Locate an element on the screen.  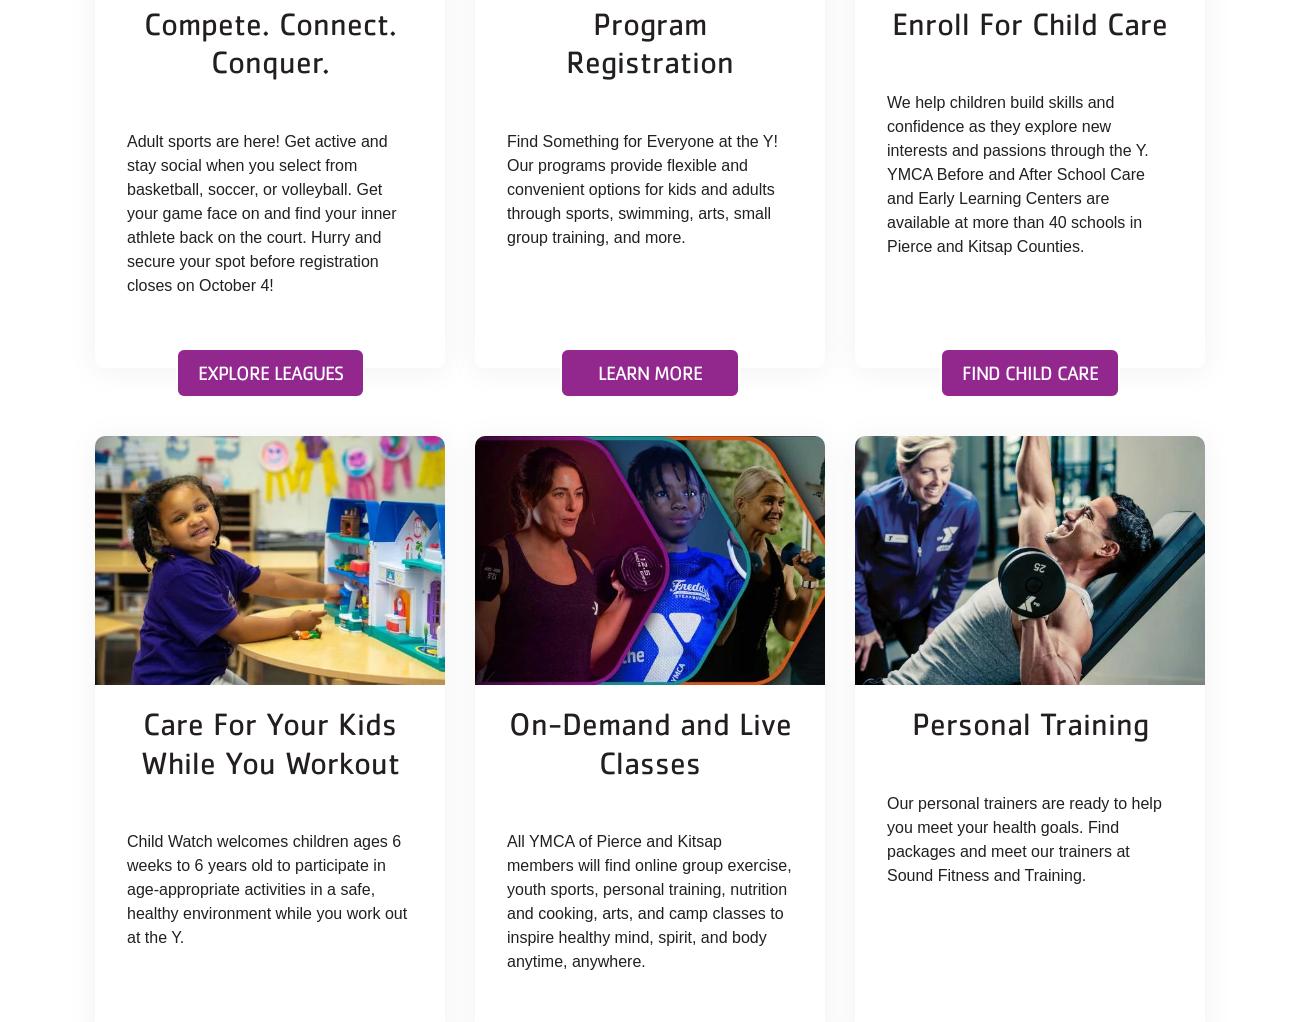
'Find Child Care' is located at coordinates (1028, 371).